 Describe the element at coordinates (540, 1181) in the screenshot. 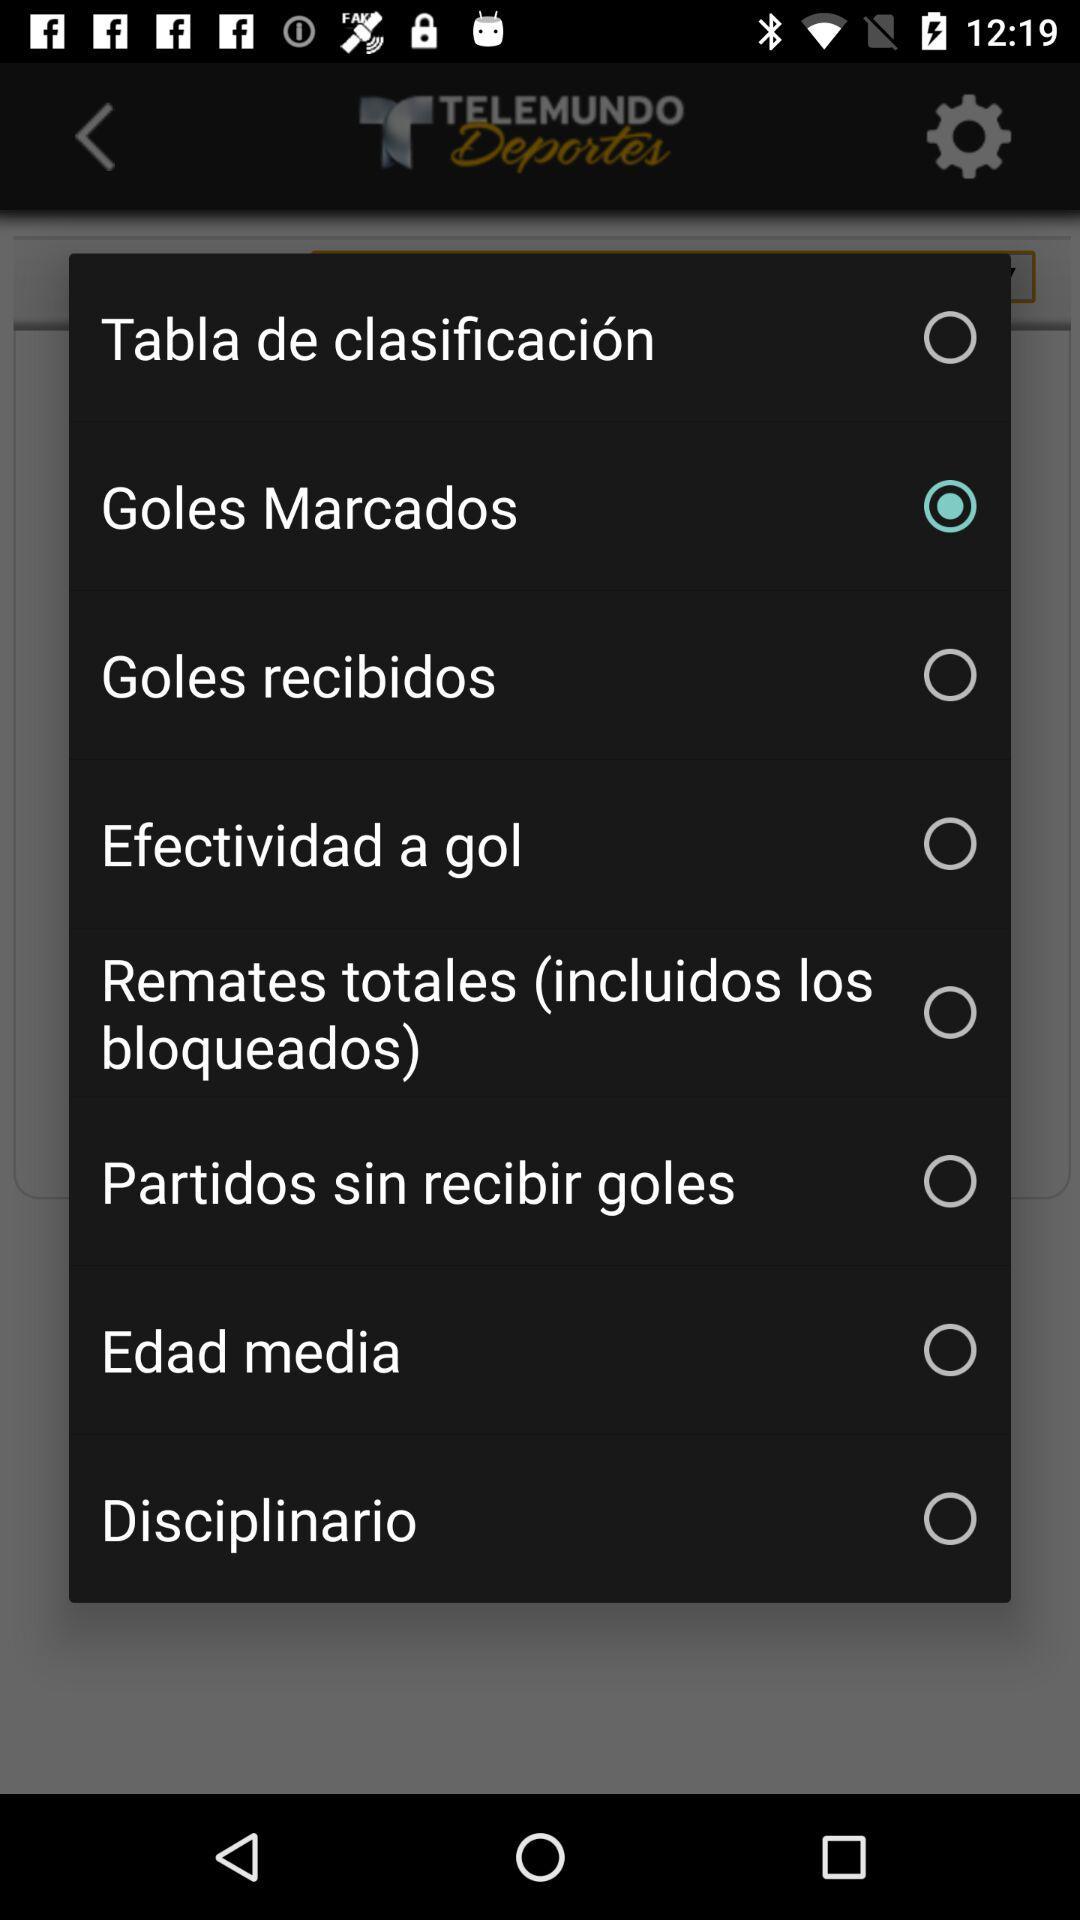

I see `the icon above edad media icon` at that location.